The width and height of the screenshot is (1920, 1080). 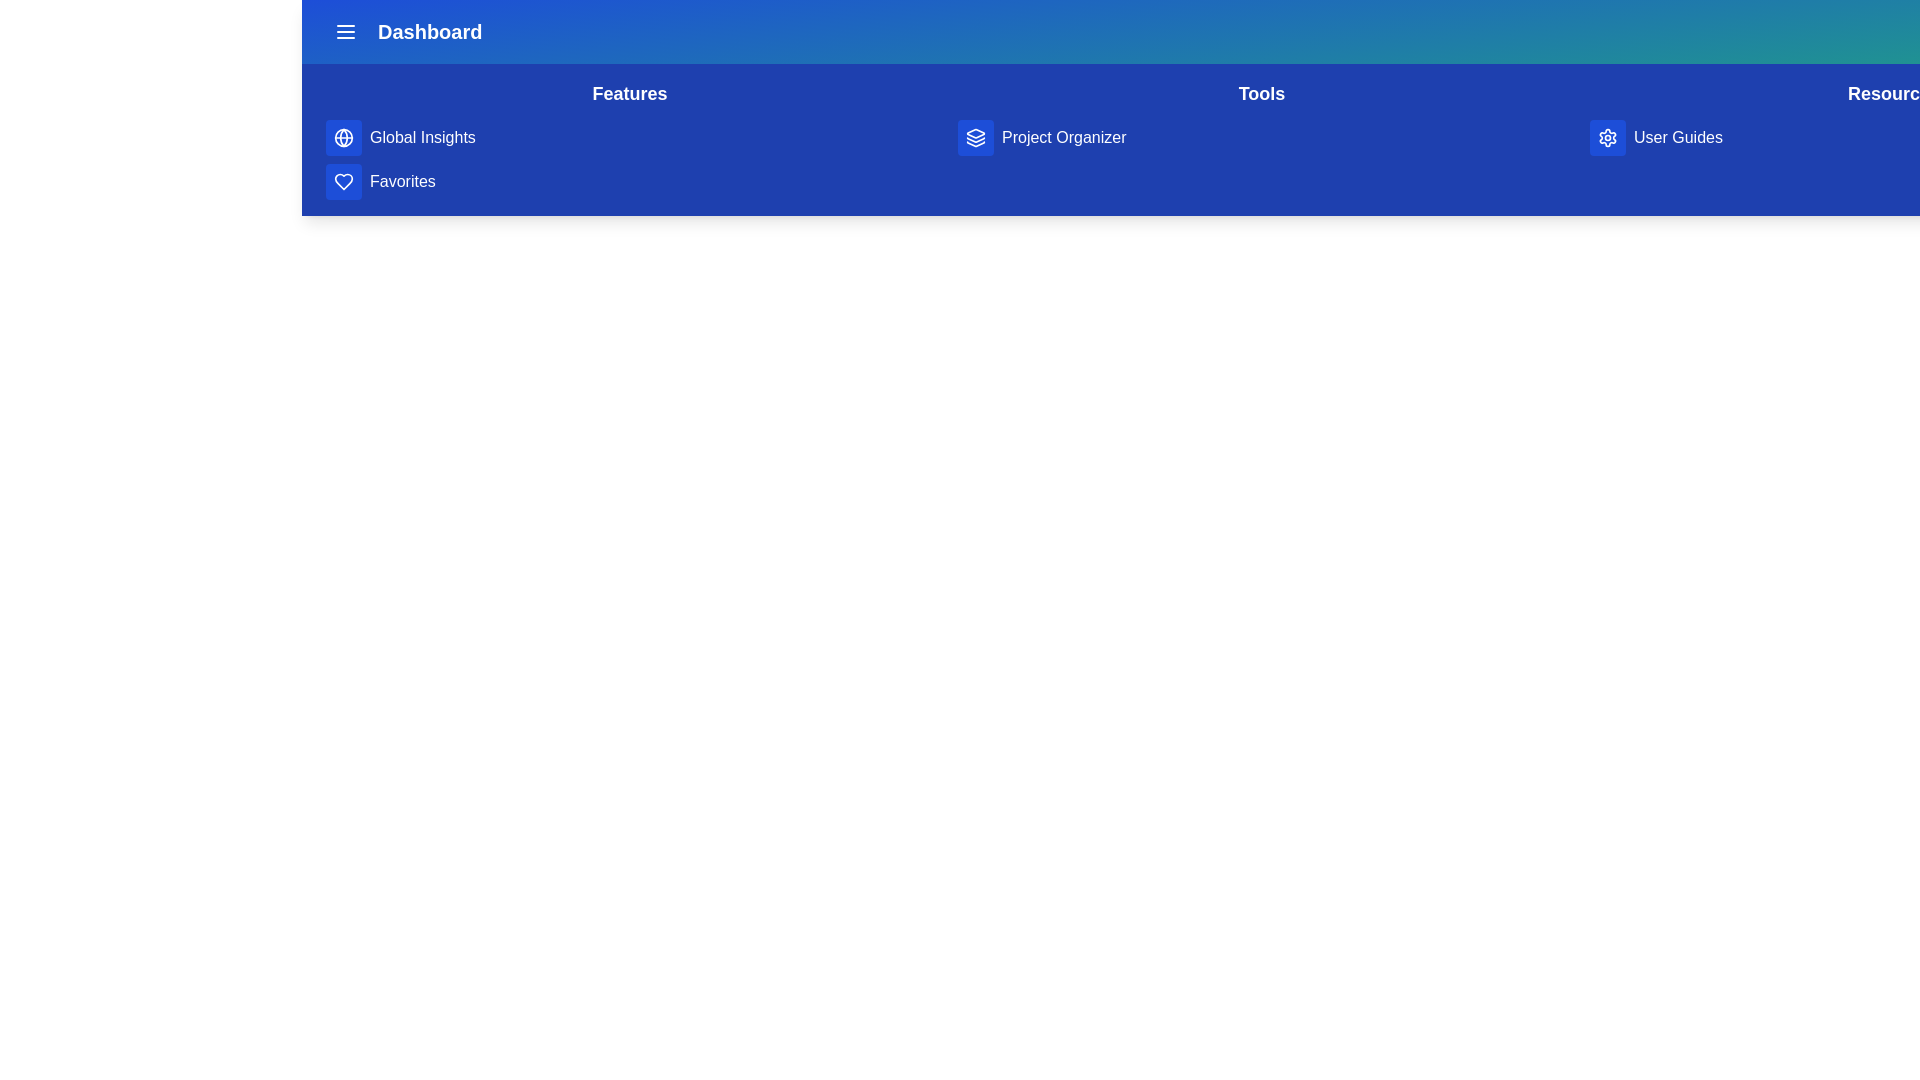 What do you see at coordinates (345, 31) in the screenshot?
I see `the square-shaped button with a three-line menu icon in the center` at bounding box center [345, 31].